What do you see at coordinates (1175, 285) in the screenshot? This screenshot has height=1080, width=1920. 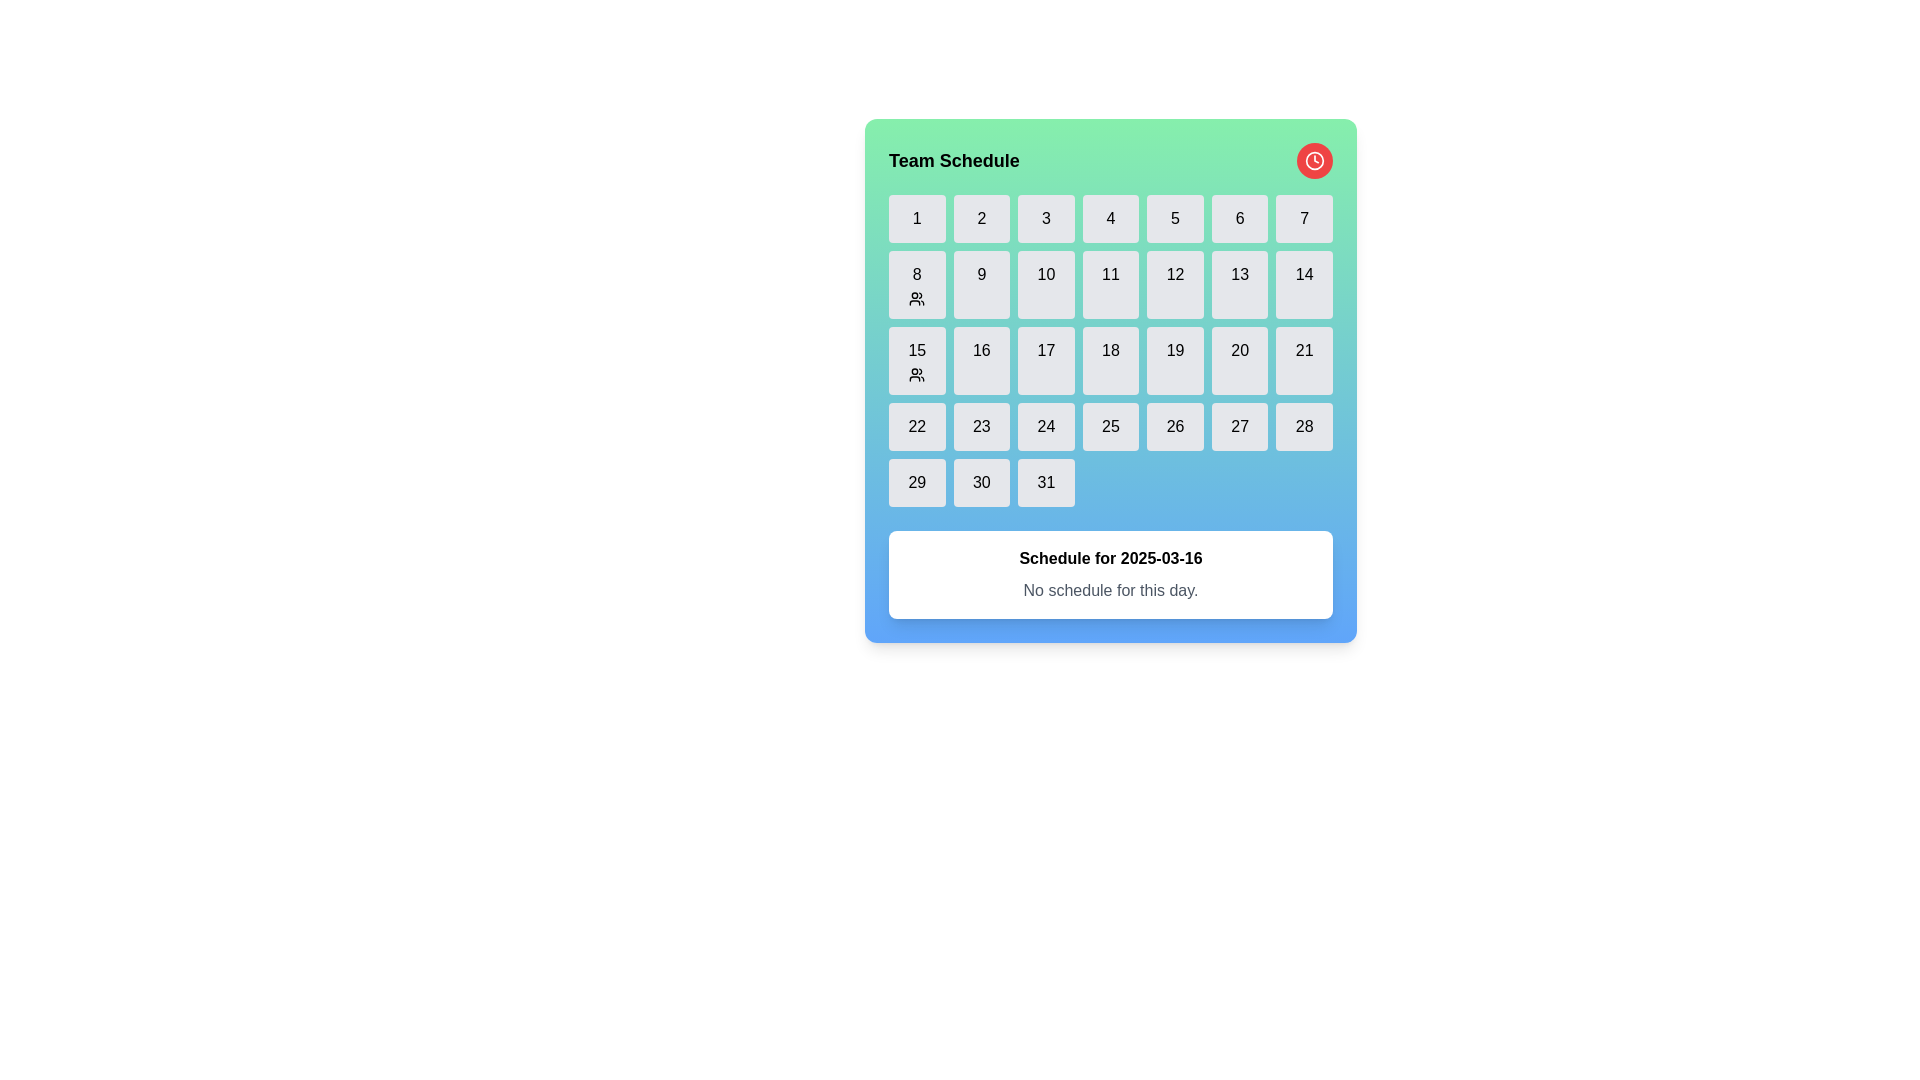 I see `the button-like element representing the calendar date 12th` at bounding box center [1175, 285].